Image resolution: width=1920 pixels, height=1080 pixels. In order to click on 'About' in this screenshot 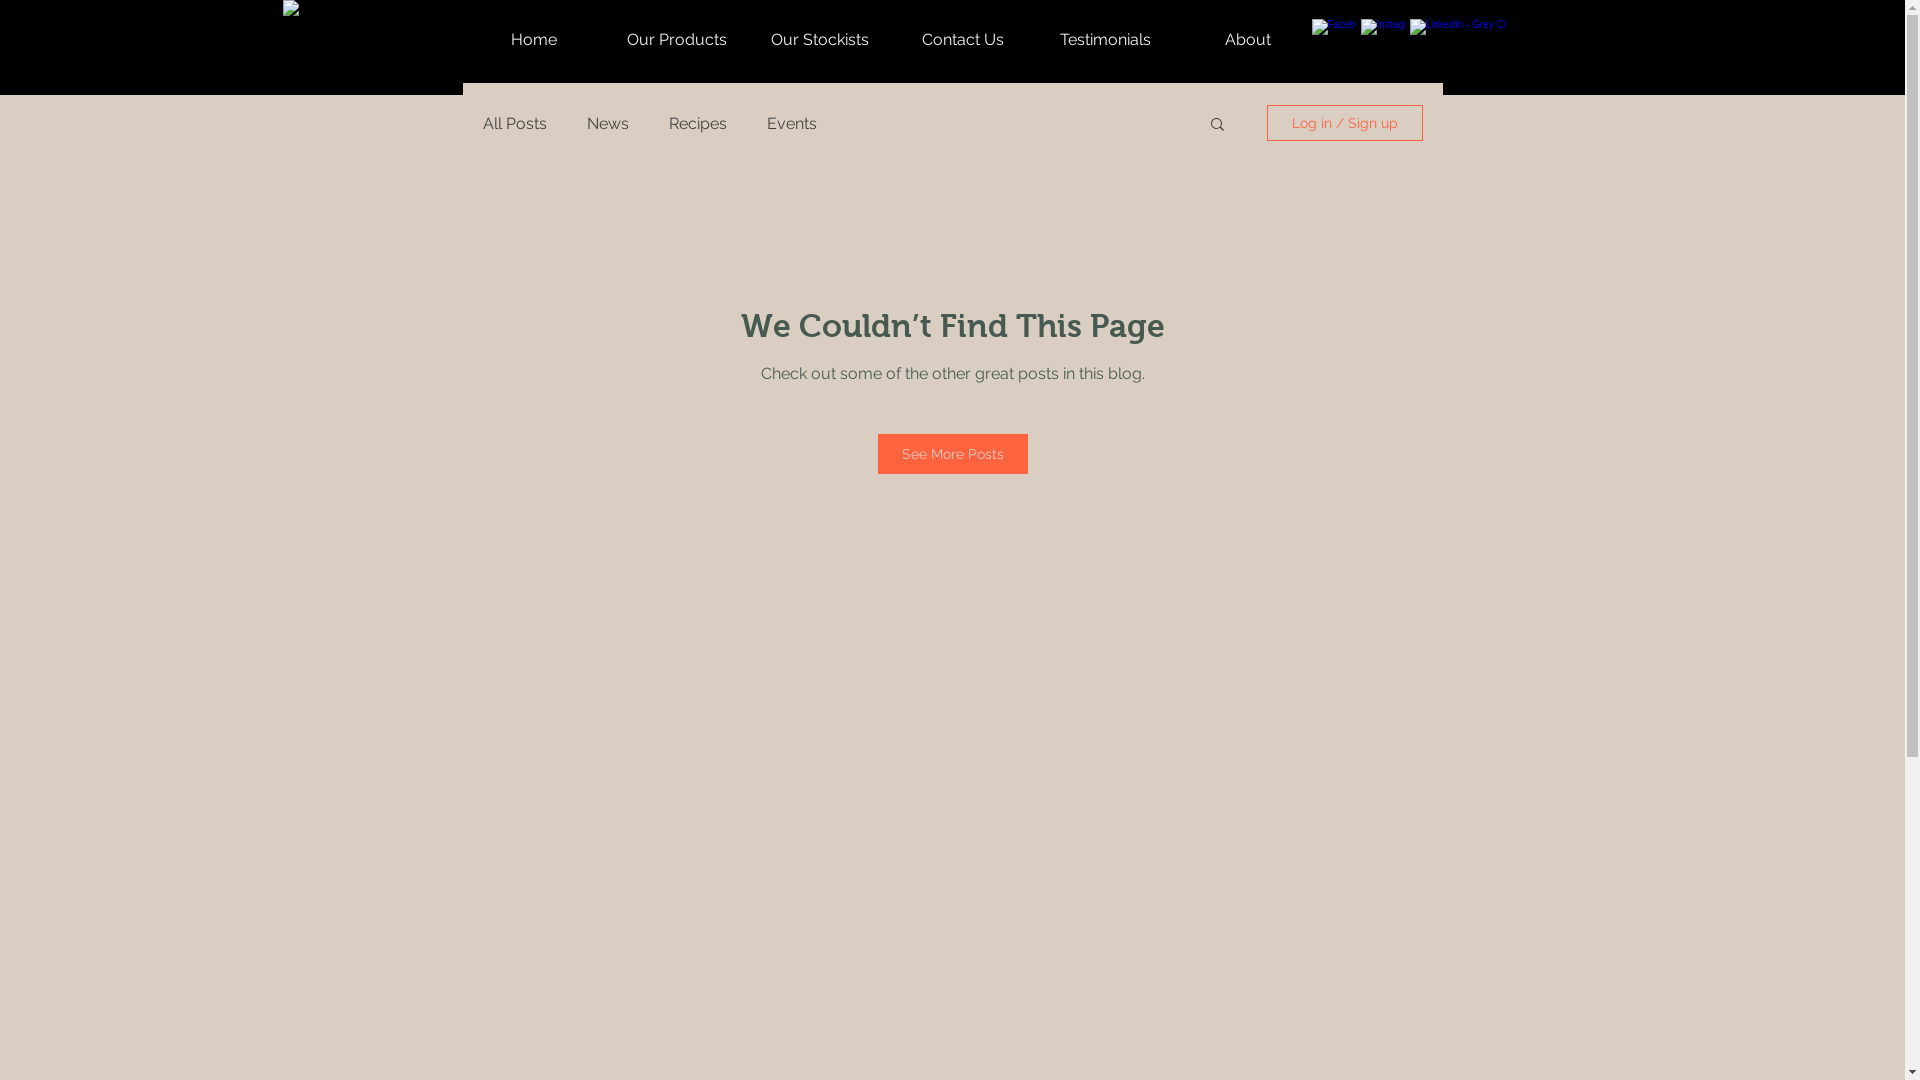, I will do `click(1246, 39)`.